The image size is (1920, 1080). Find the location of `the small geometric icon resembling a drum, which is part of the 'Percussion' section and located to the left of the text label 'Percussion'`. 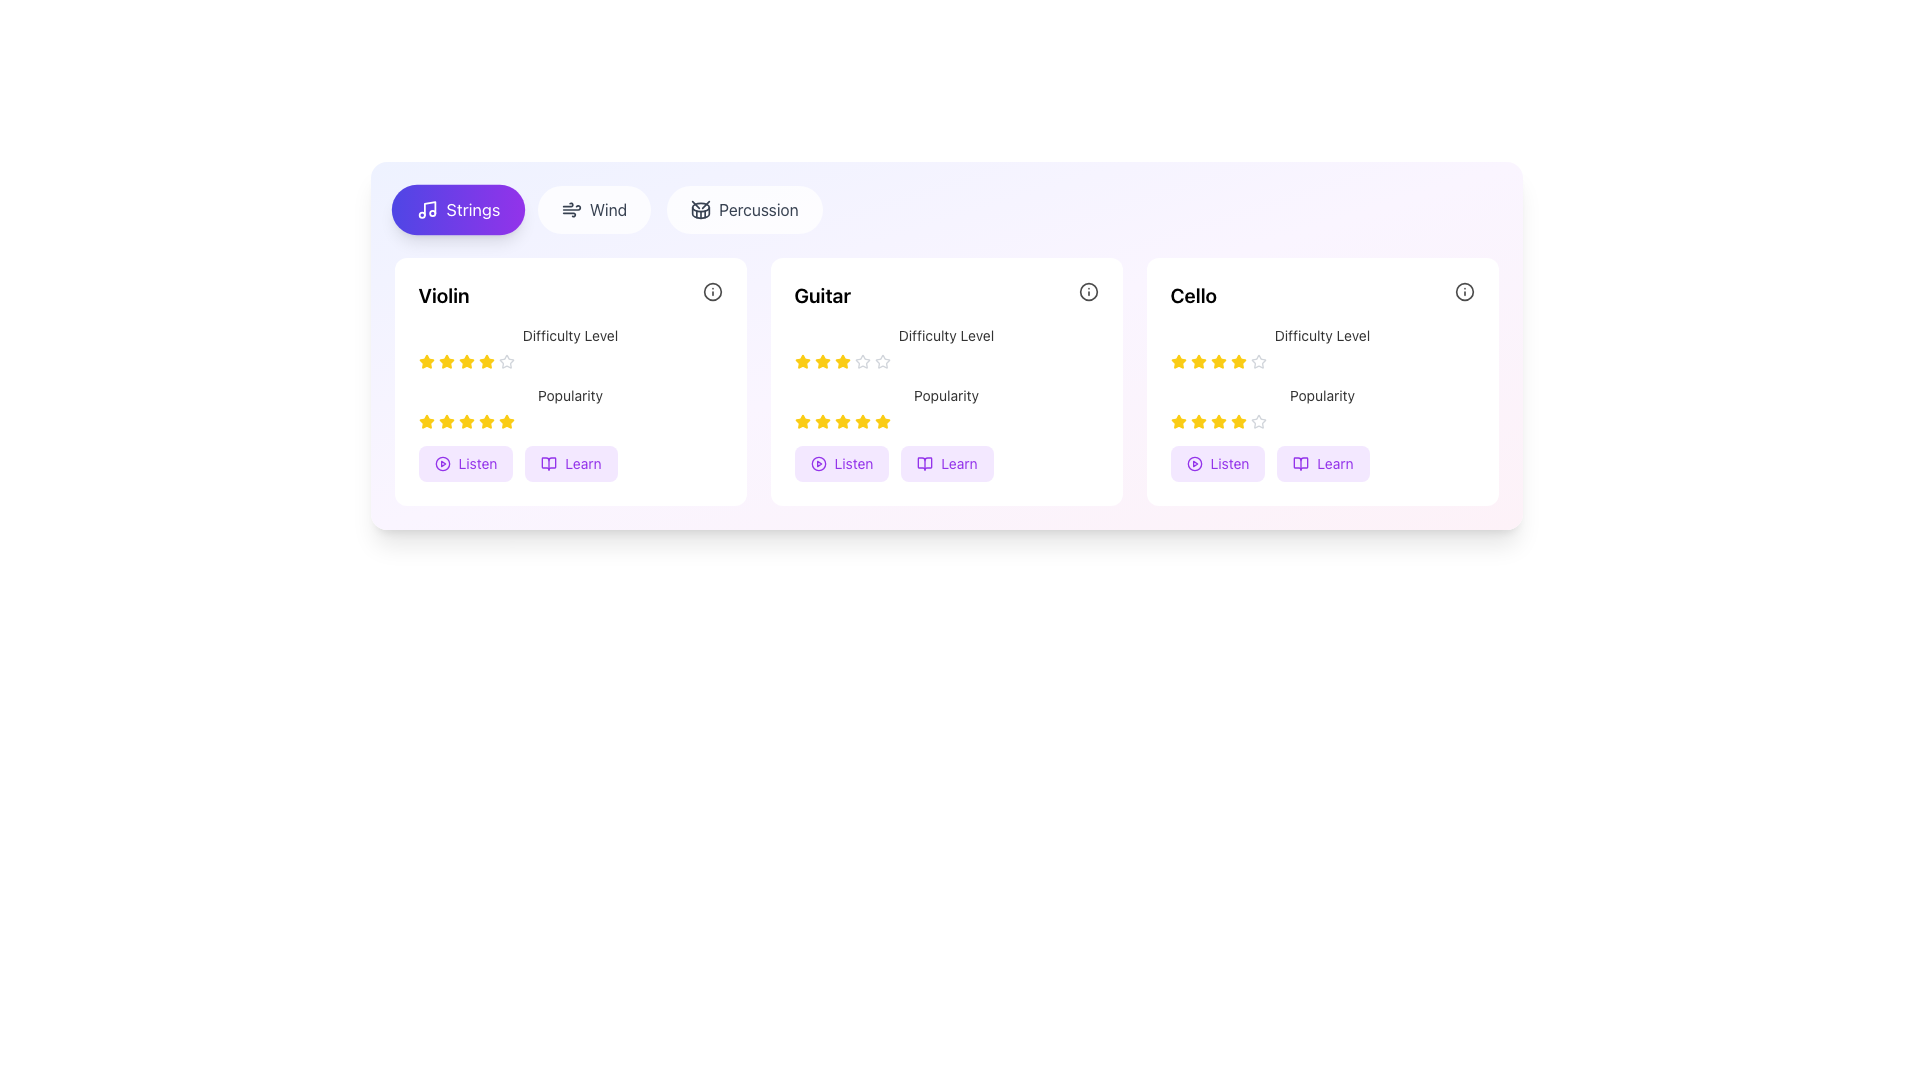

the small geometric icon resembling a drum, which is part of the 'Percussion' section and located to the left of the text label 'Percussion' is located at coordinates (701, 209).